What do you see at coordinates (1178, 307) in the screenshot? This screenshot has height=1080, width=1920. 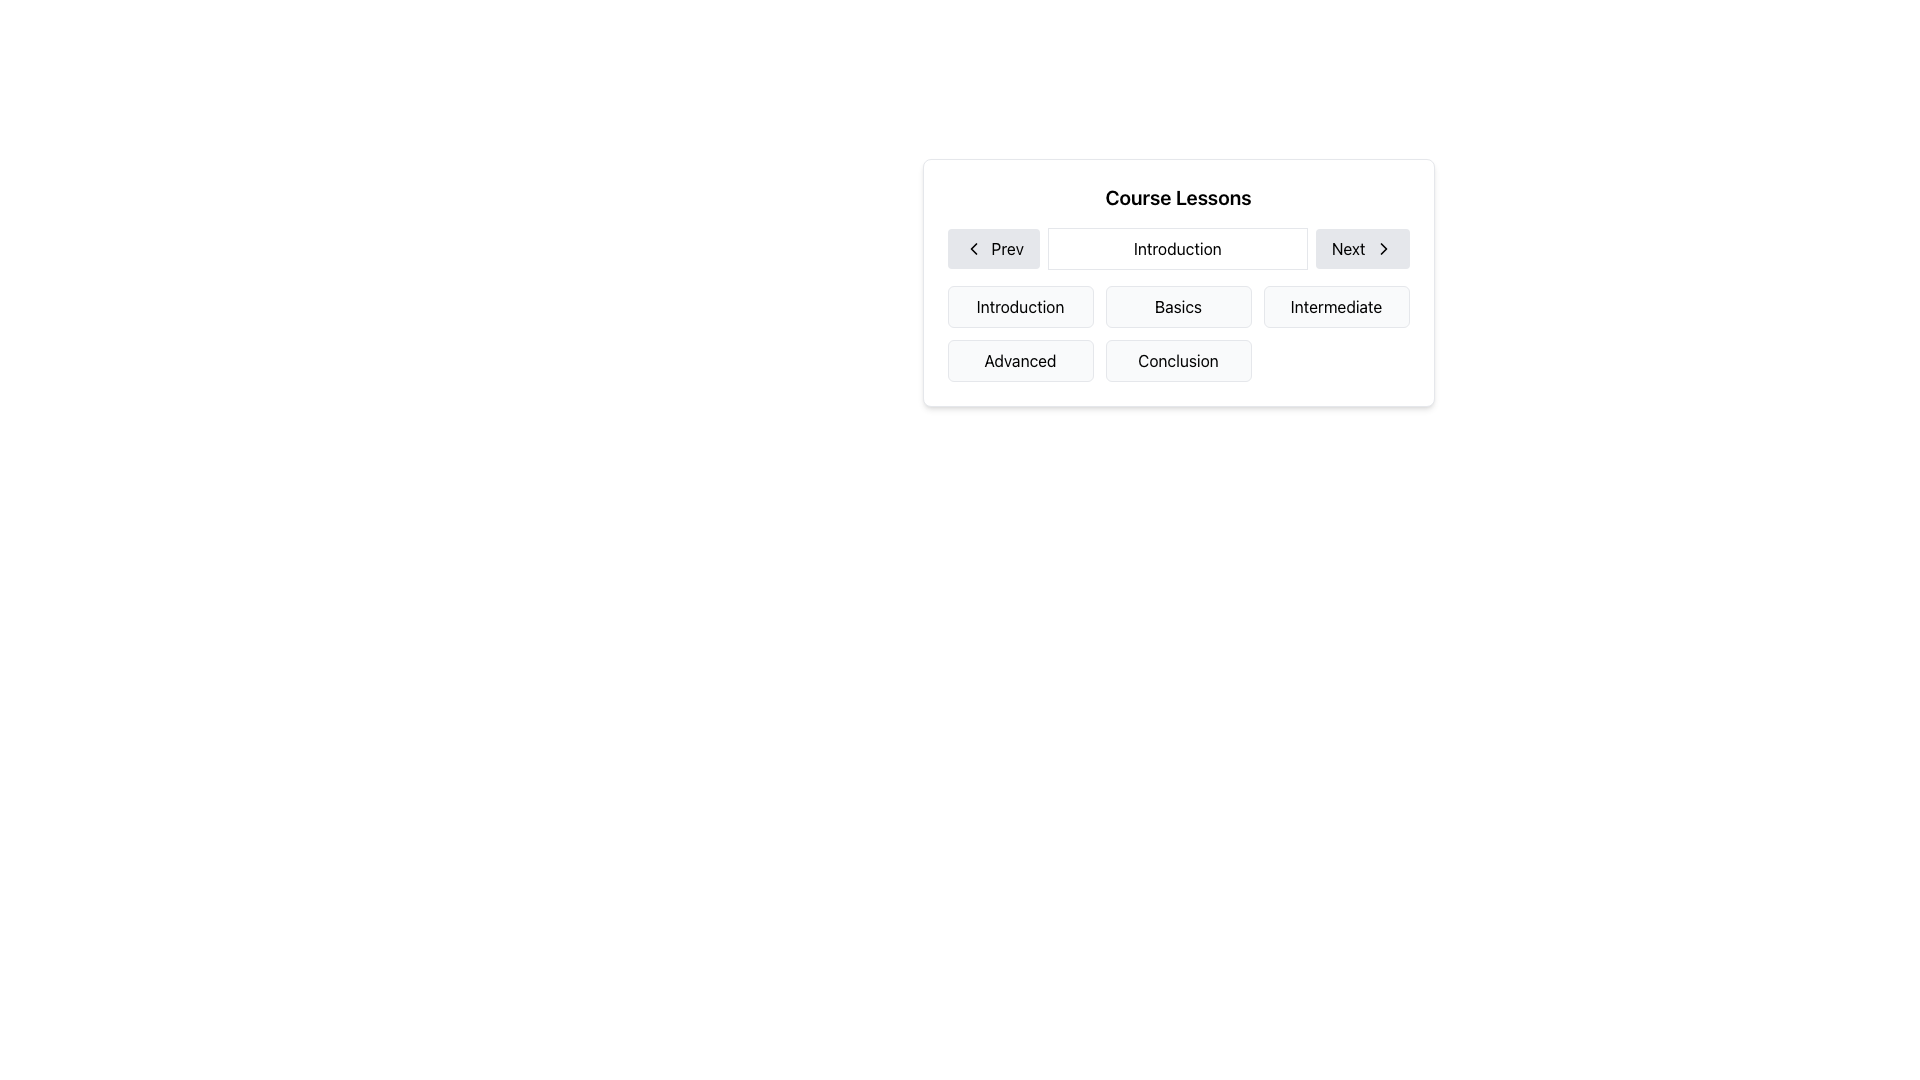 I see `the second button labeled 'Basics' in the grid layout under 'Course Lessons' to observe the background color change` at bounding box center [1178, 307].